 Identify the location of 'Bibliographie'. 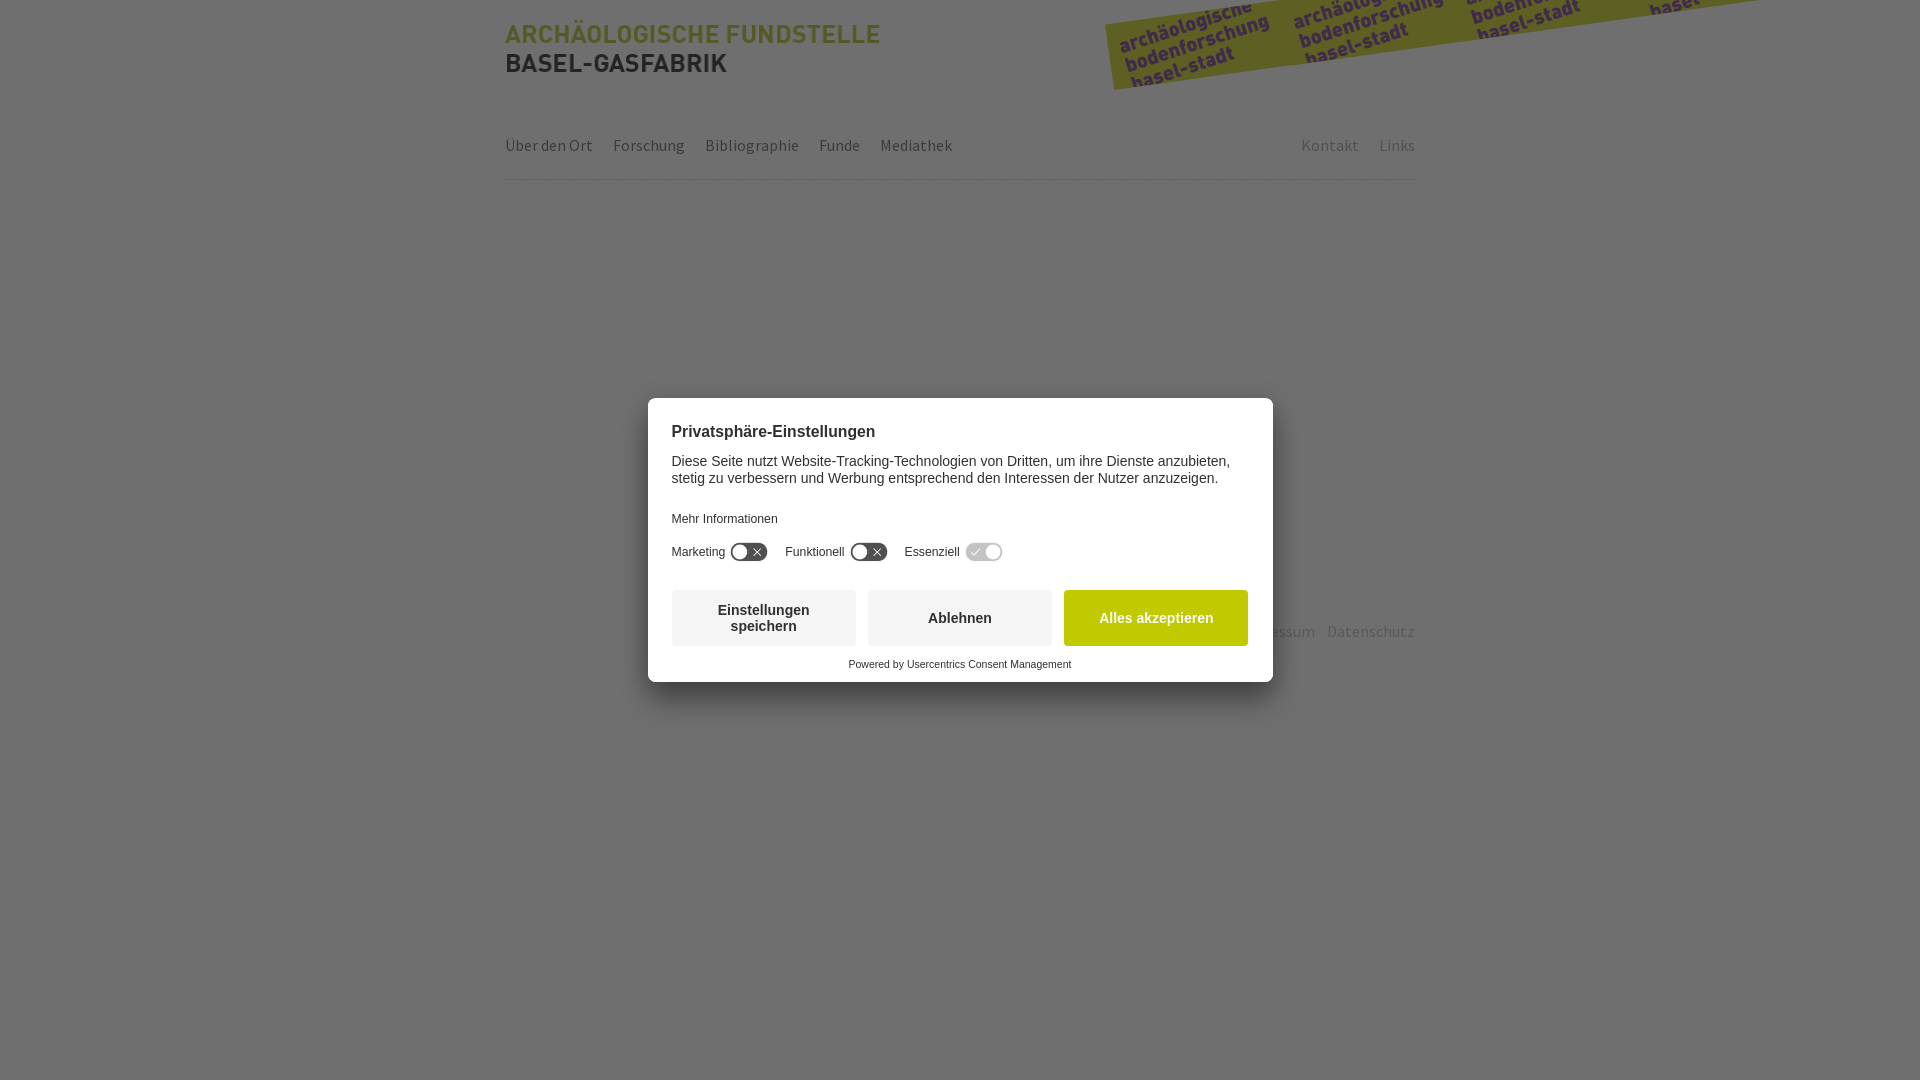
(751, 144).